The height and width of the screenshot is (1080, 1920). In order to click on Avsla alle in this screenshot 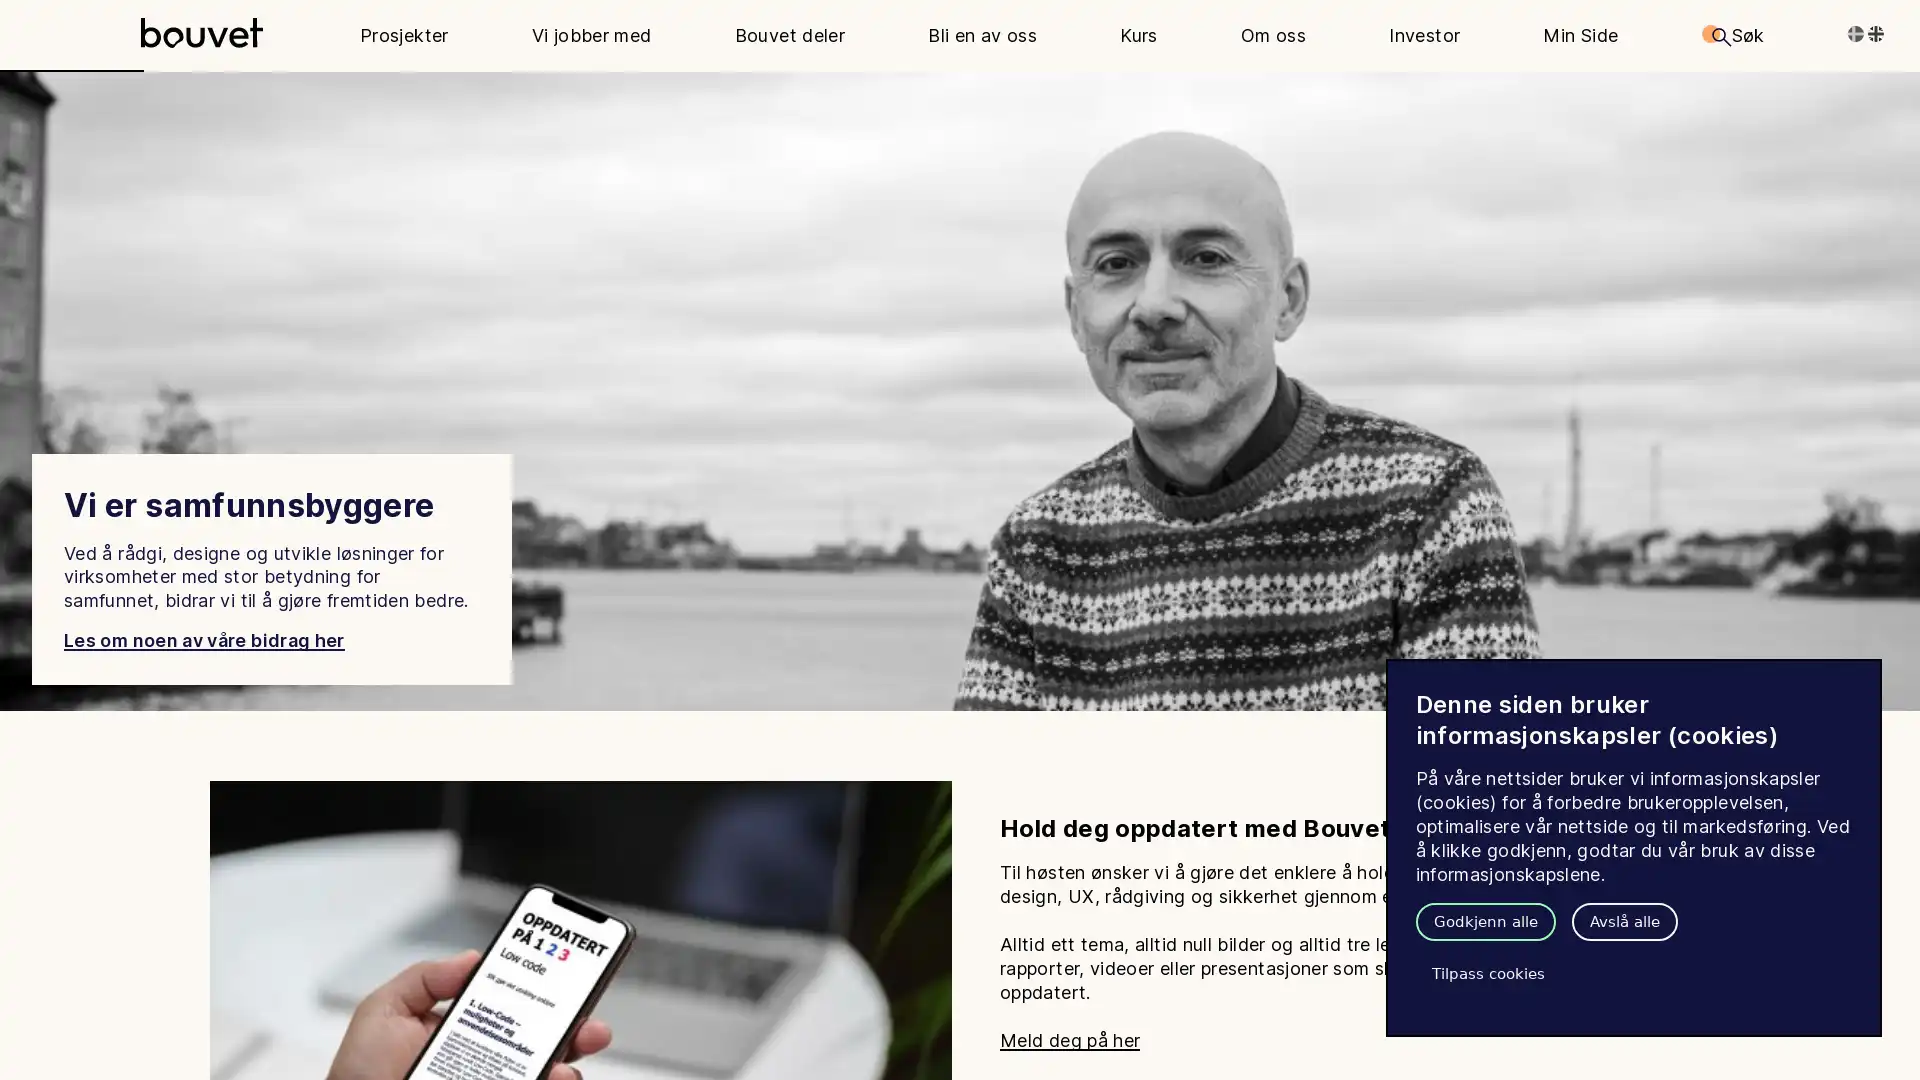, I will do `click(1623, 921)`.